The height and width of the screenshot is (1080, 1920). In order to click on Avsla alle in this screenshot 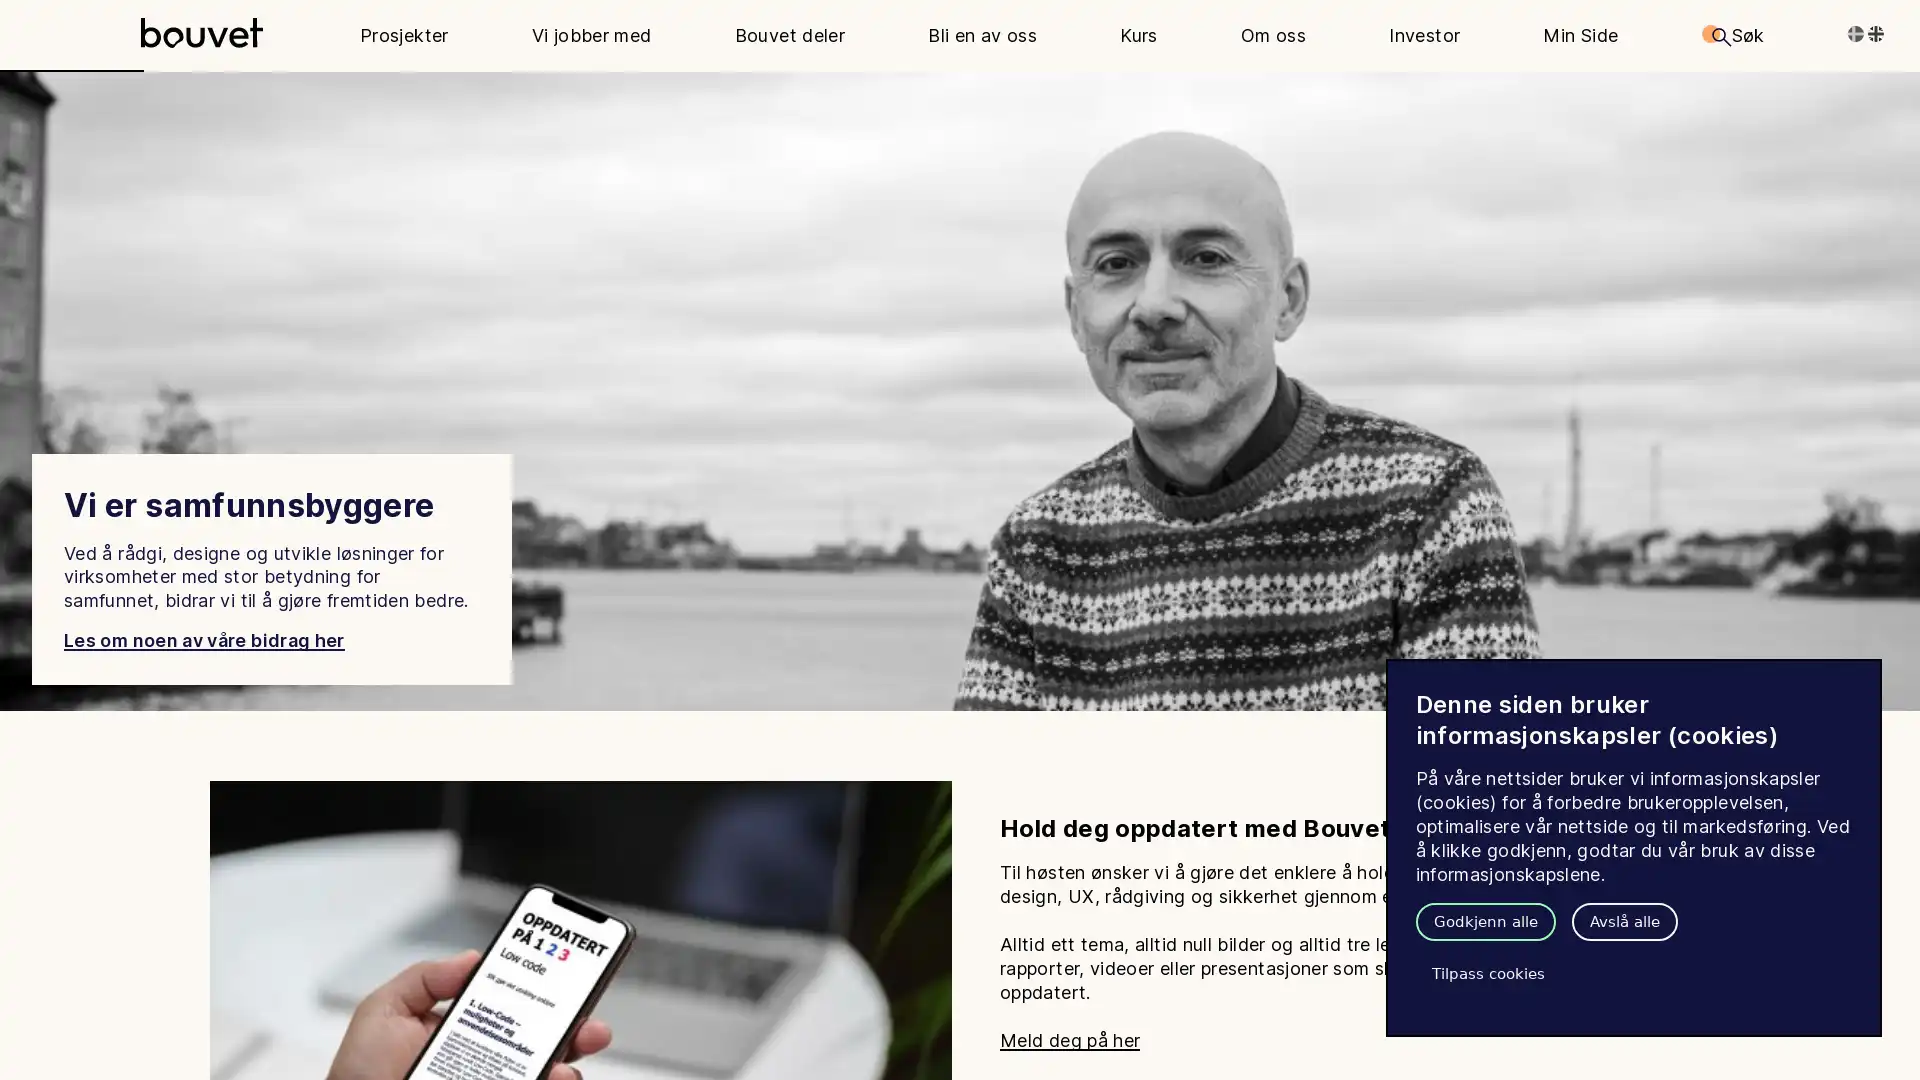, I will do `click(1623, 921)`.